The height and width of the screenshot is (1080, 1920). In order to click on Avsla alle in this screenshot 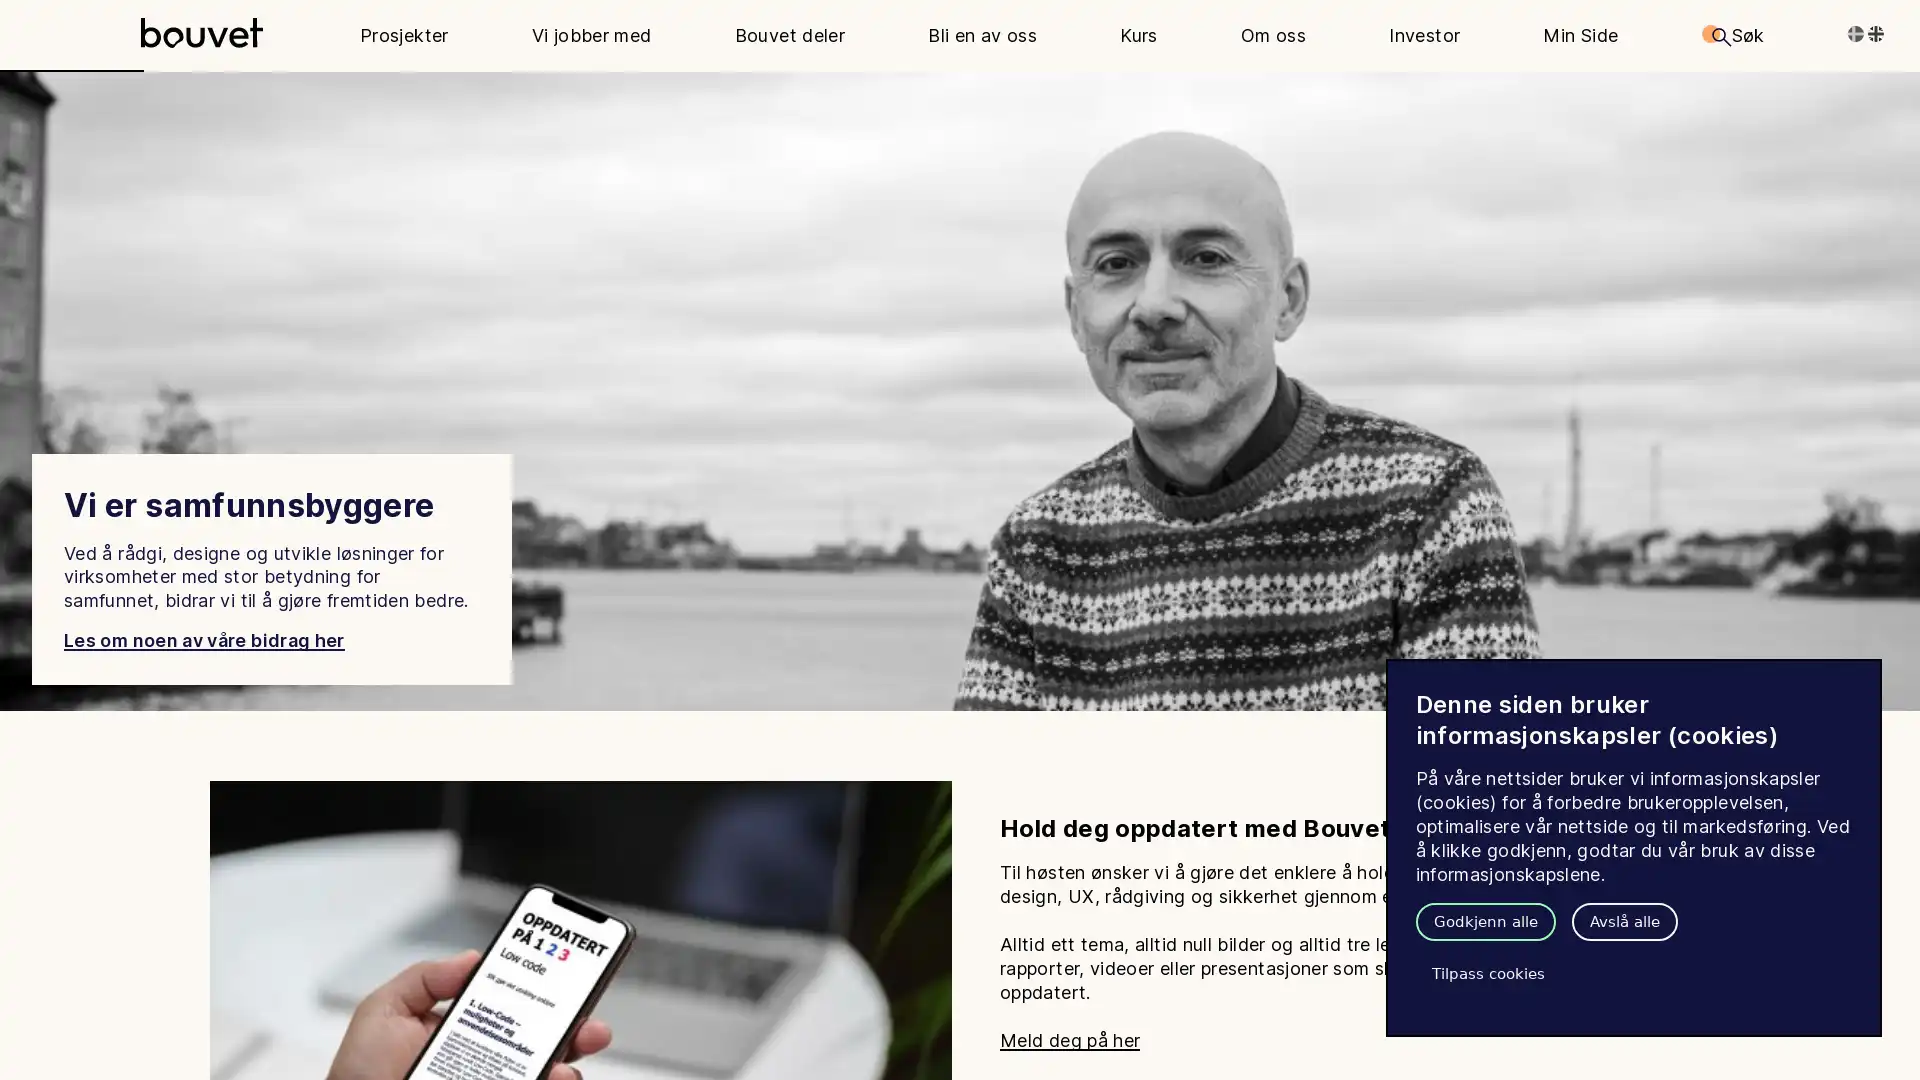, I will do `click(1623, 921)`.